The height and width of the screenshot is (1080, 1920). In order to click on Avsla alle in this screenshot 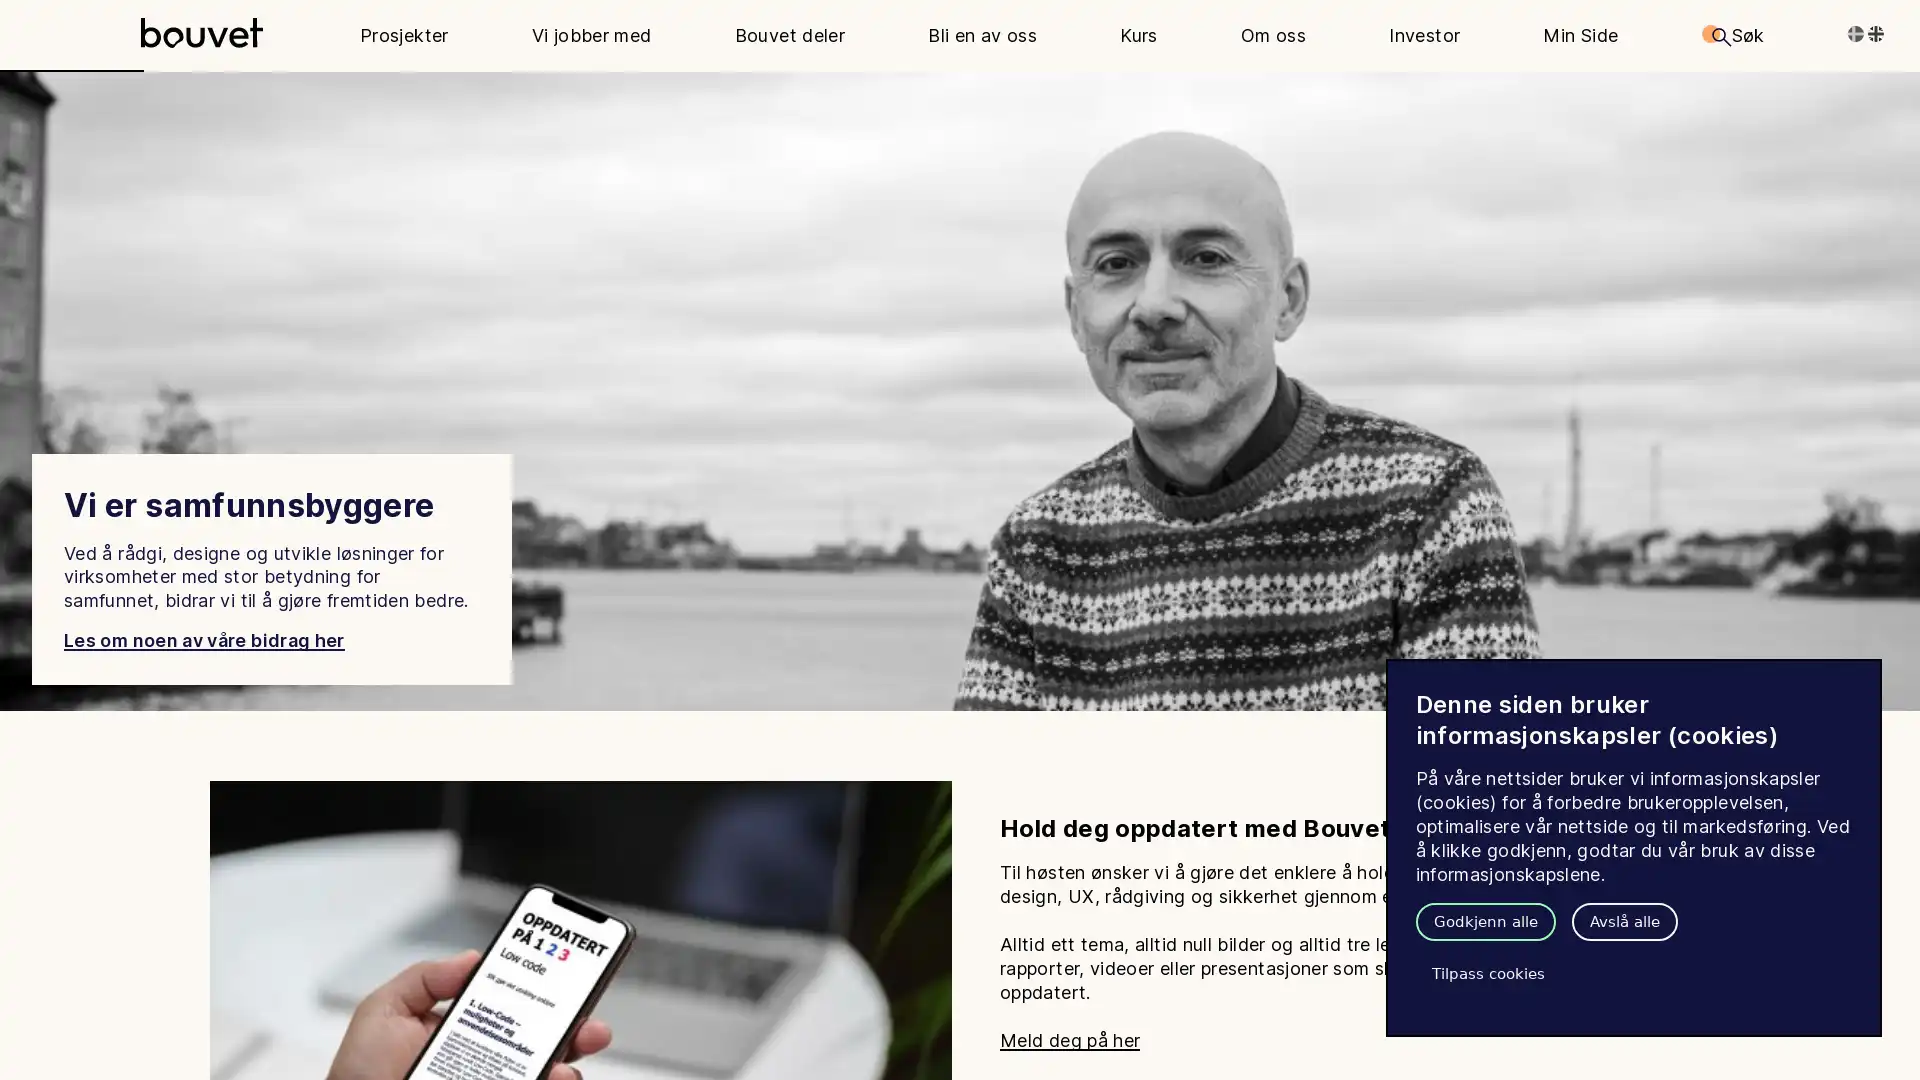, I will do `click(1623, 921)`.